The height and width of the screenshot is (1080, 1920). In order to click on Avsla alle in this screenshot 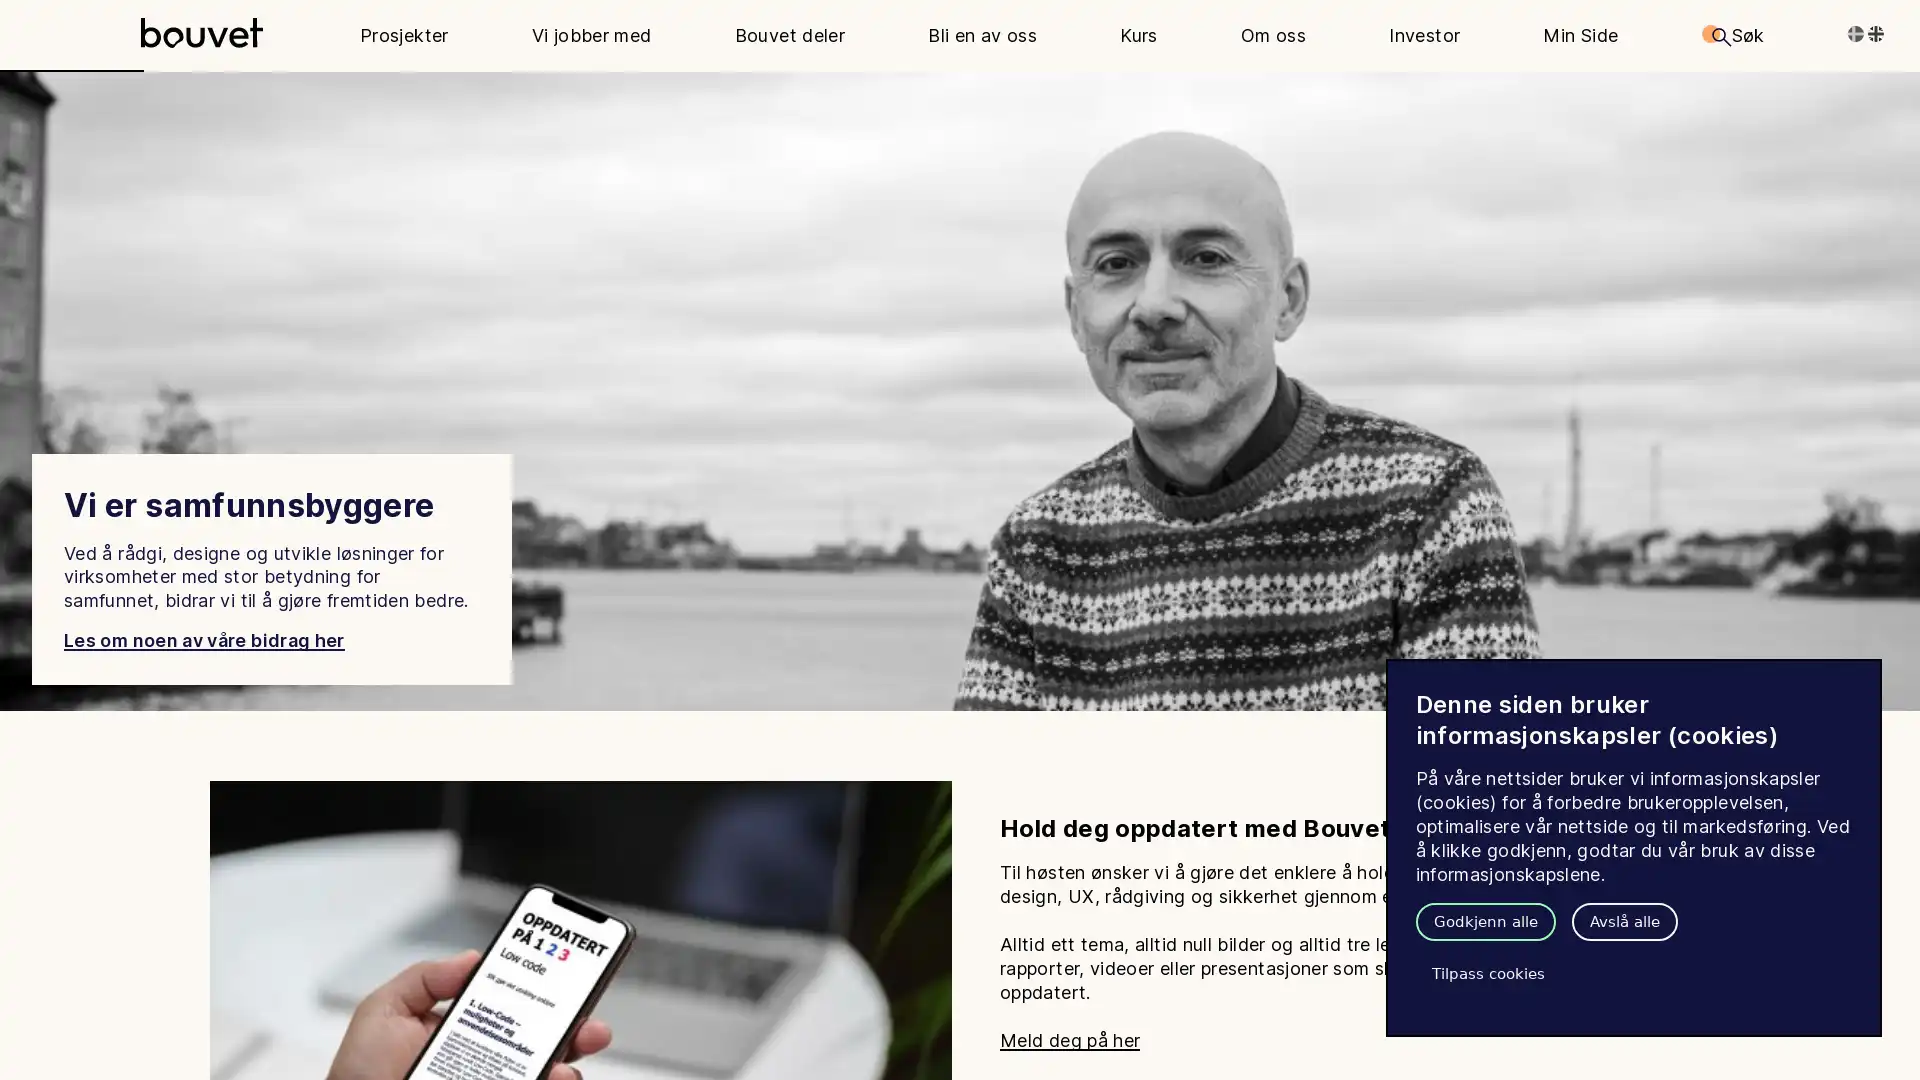, I will do `click(1623, 921)`.